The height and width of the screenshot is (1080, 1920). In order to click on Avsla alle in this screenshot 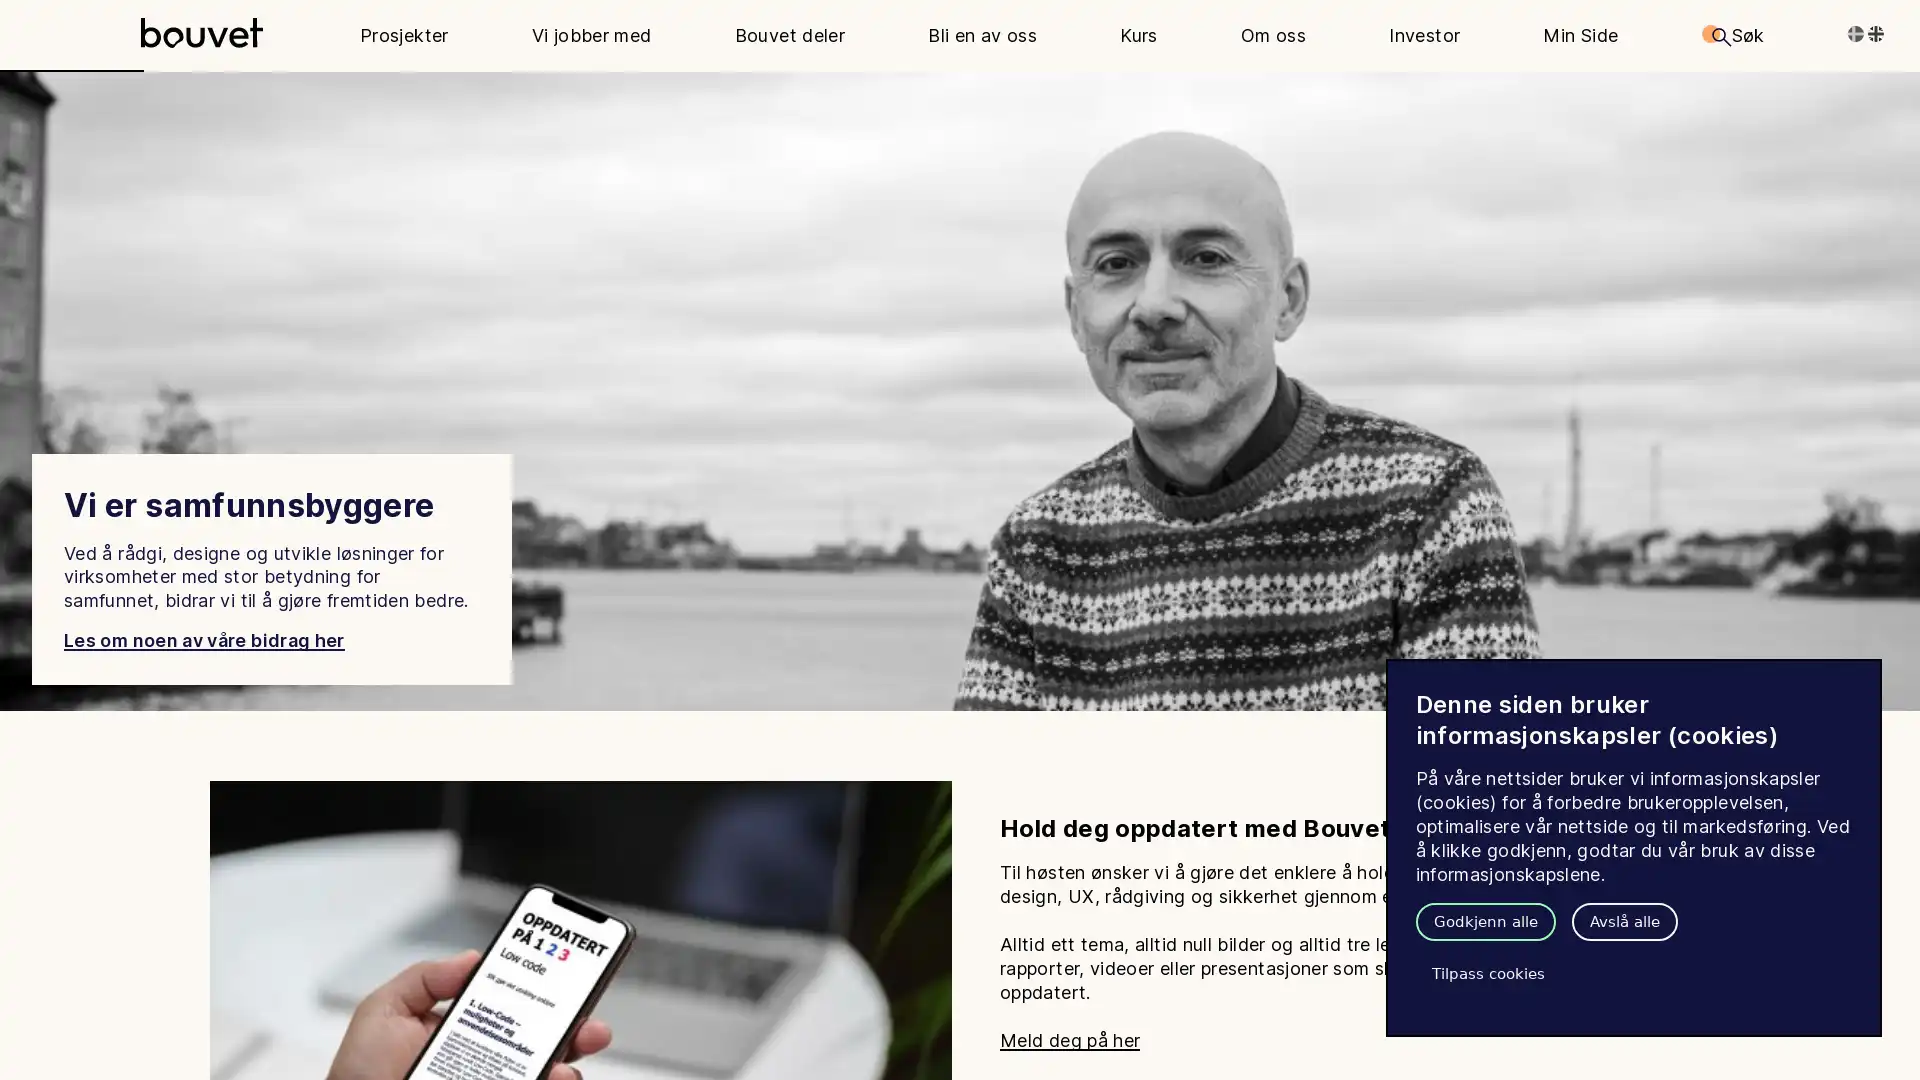, I will do `click(1623, 921)`.